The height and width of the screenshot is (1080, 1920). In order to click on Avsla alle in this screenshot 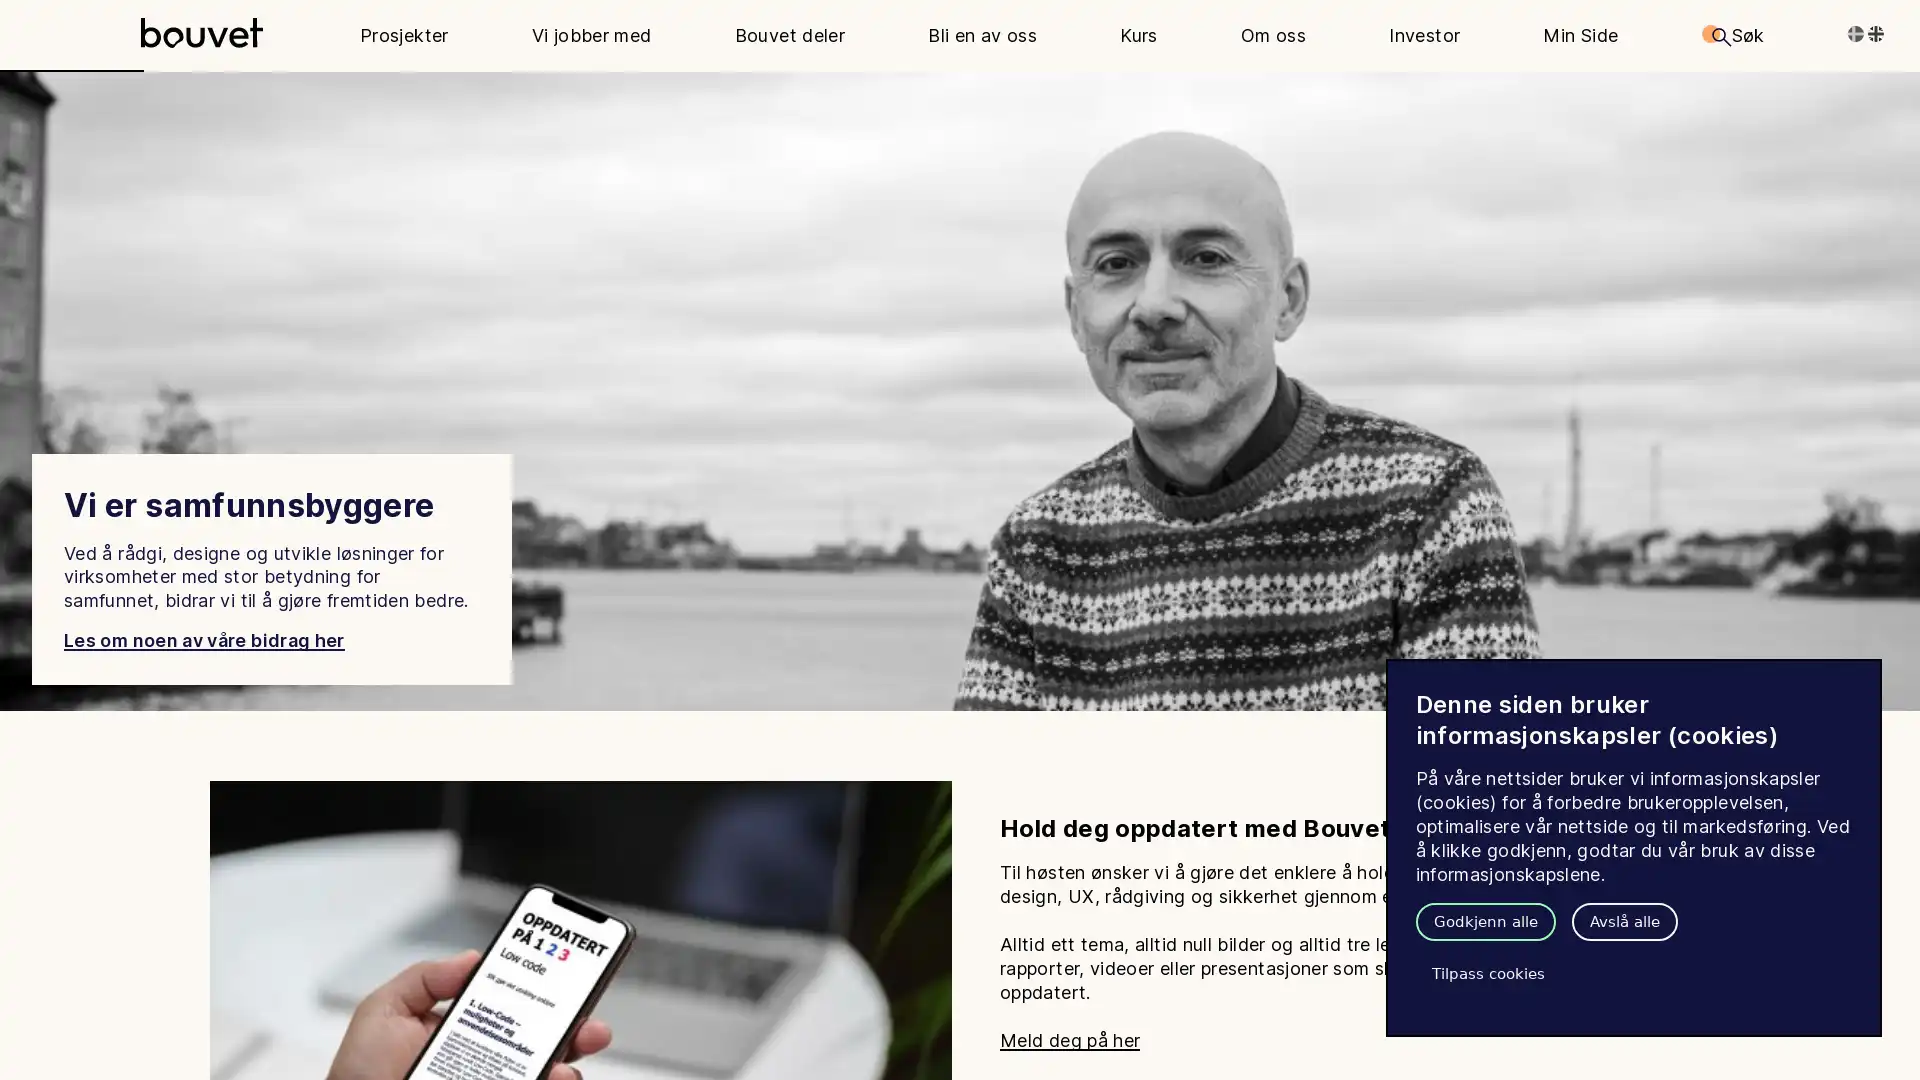, I will do `click(1623, 921)`.